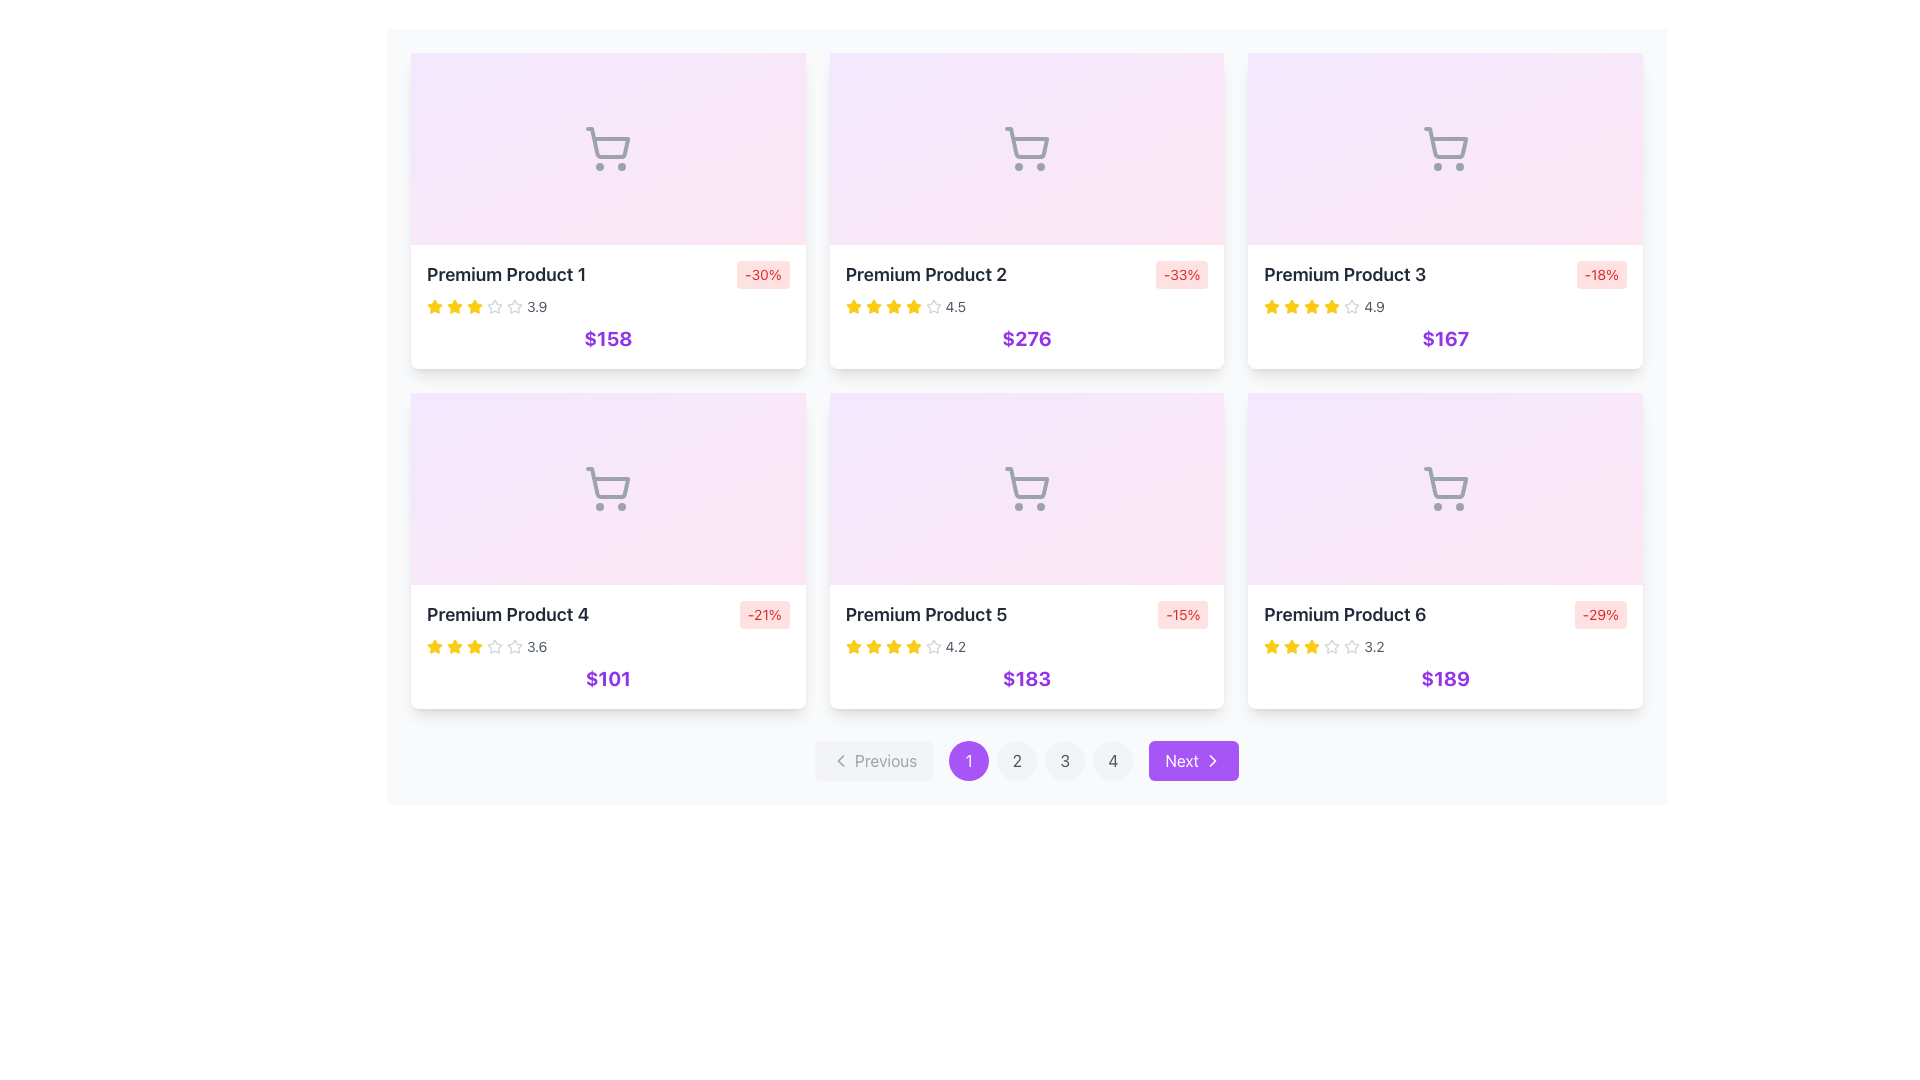 This screenshot has height=1080, width=1920. I want to click on the fourth star in the Interactive Rating Icon to rate the 'Premium Product 3' as four-star, so click(1312, 306).